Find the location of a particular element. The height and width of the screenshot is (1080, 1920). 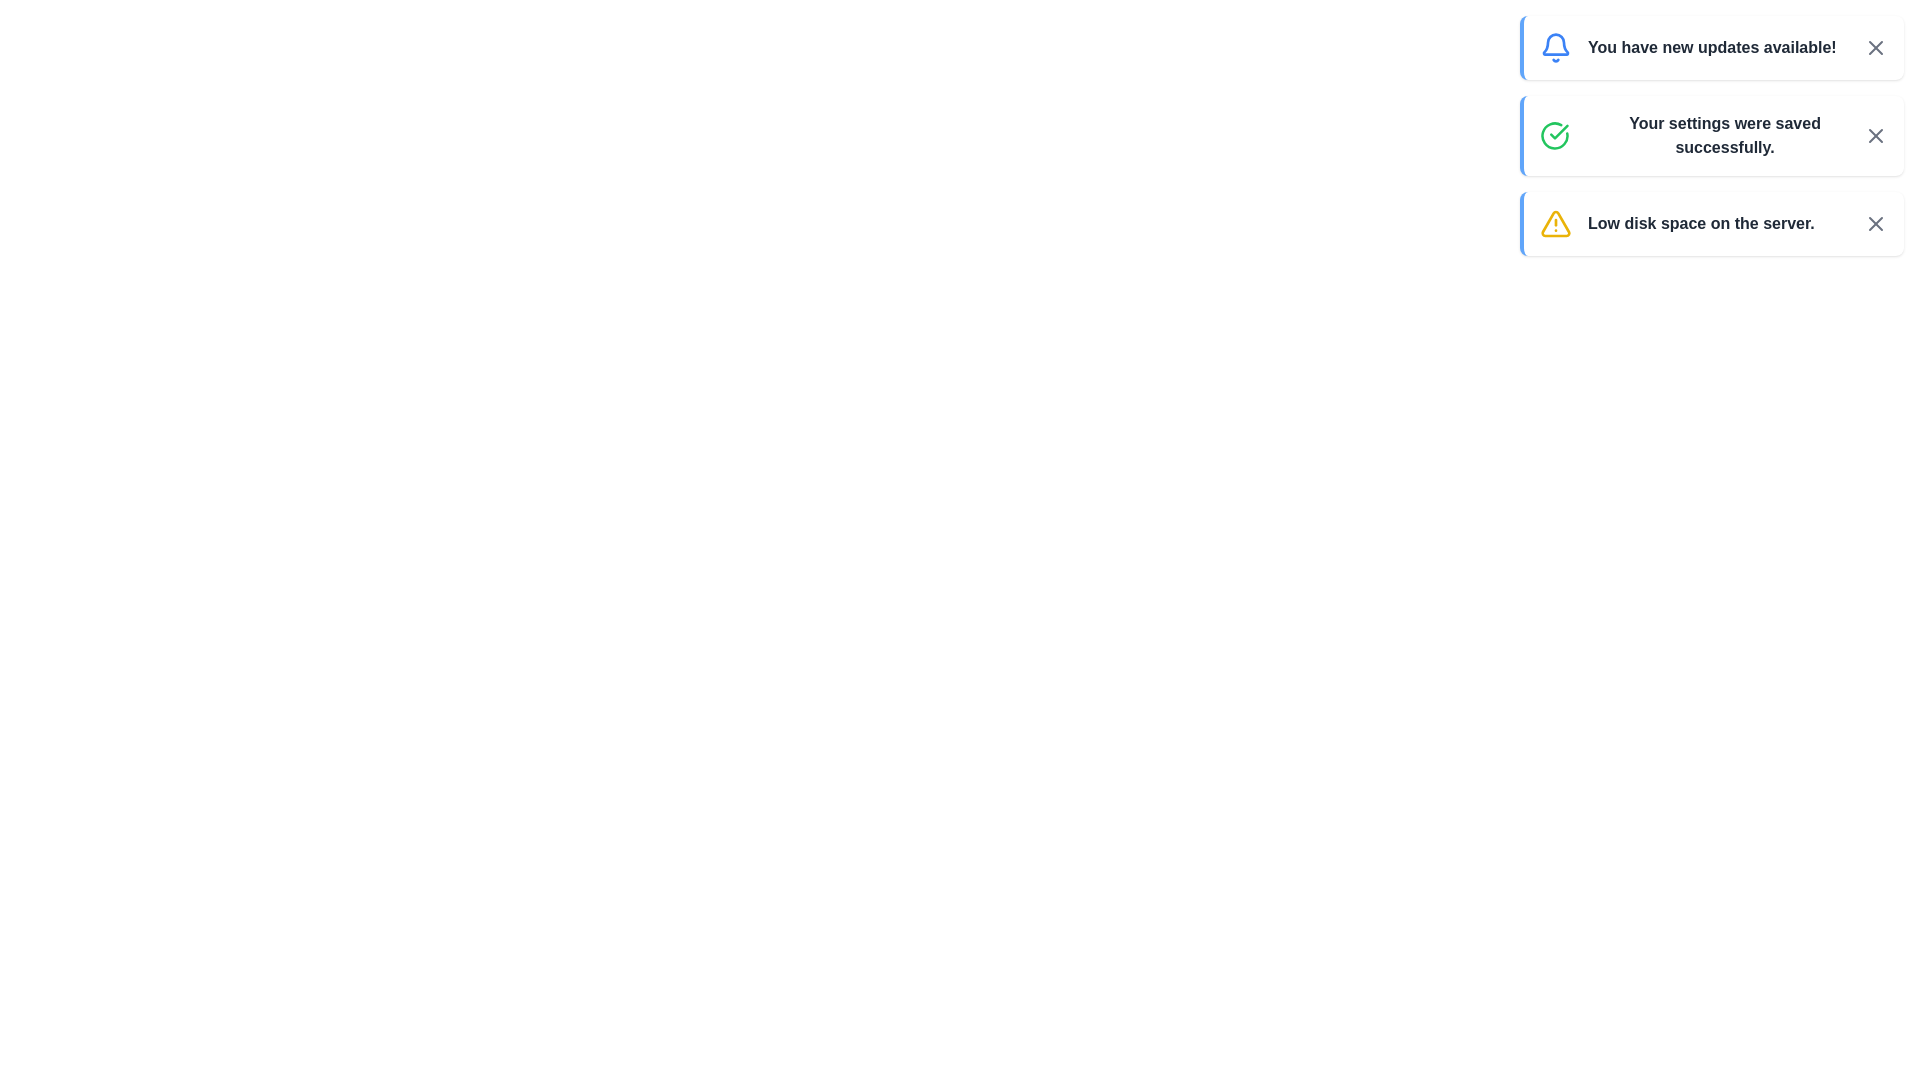

the icon representing the message type: warning is located at coordinates (1554, 223).